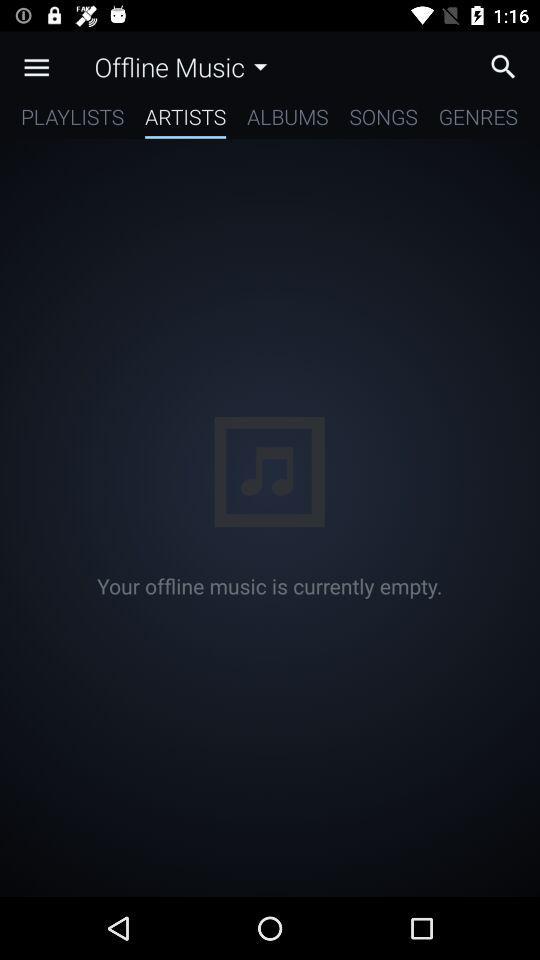  I want to click on tap on the tab named as songs, so click(383, 120).